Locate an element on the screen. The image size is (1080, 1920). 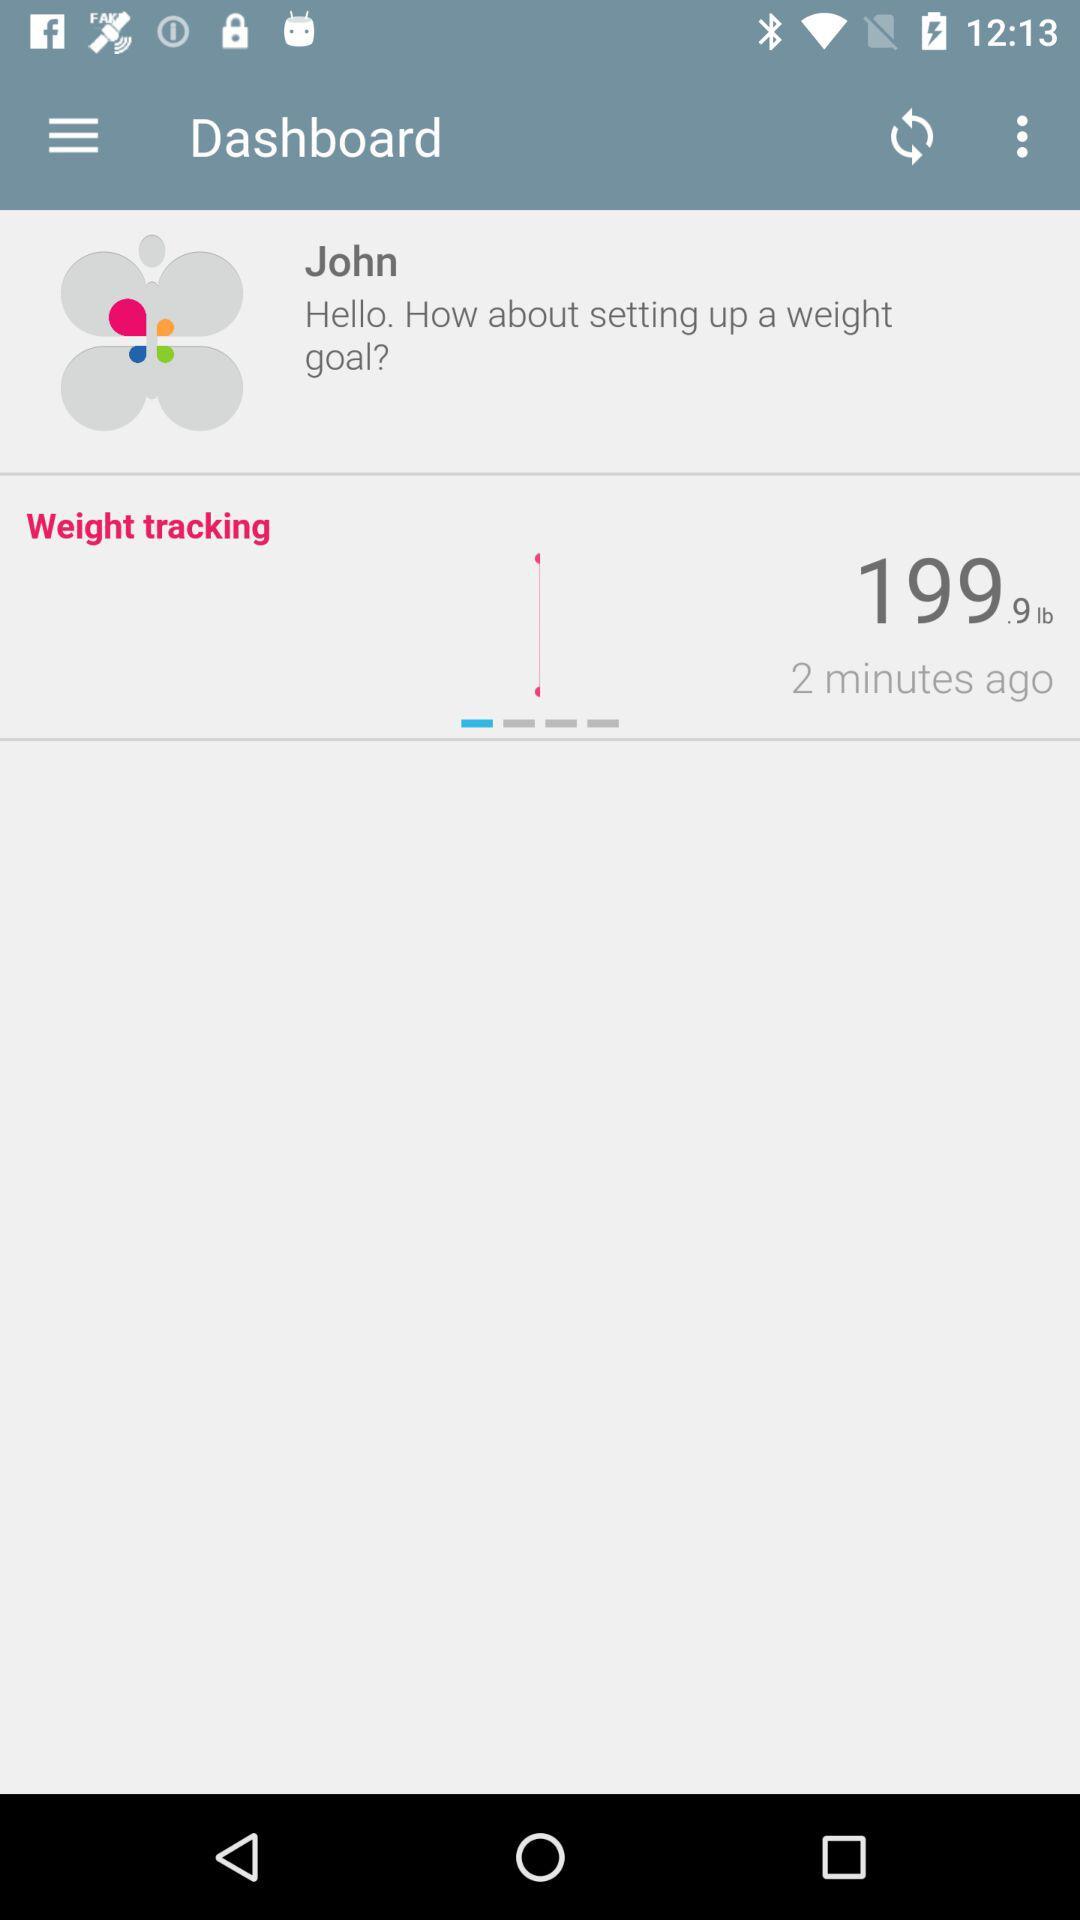
the app to the left of the  lb app is located at coordinates (1021, 609).